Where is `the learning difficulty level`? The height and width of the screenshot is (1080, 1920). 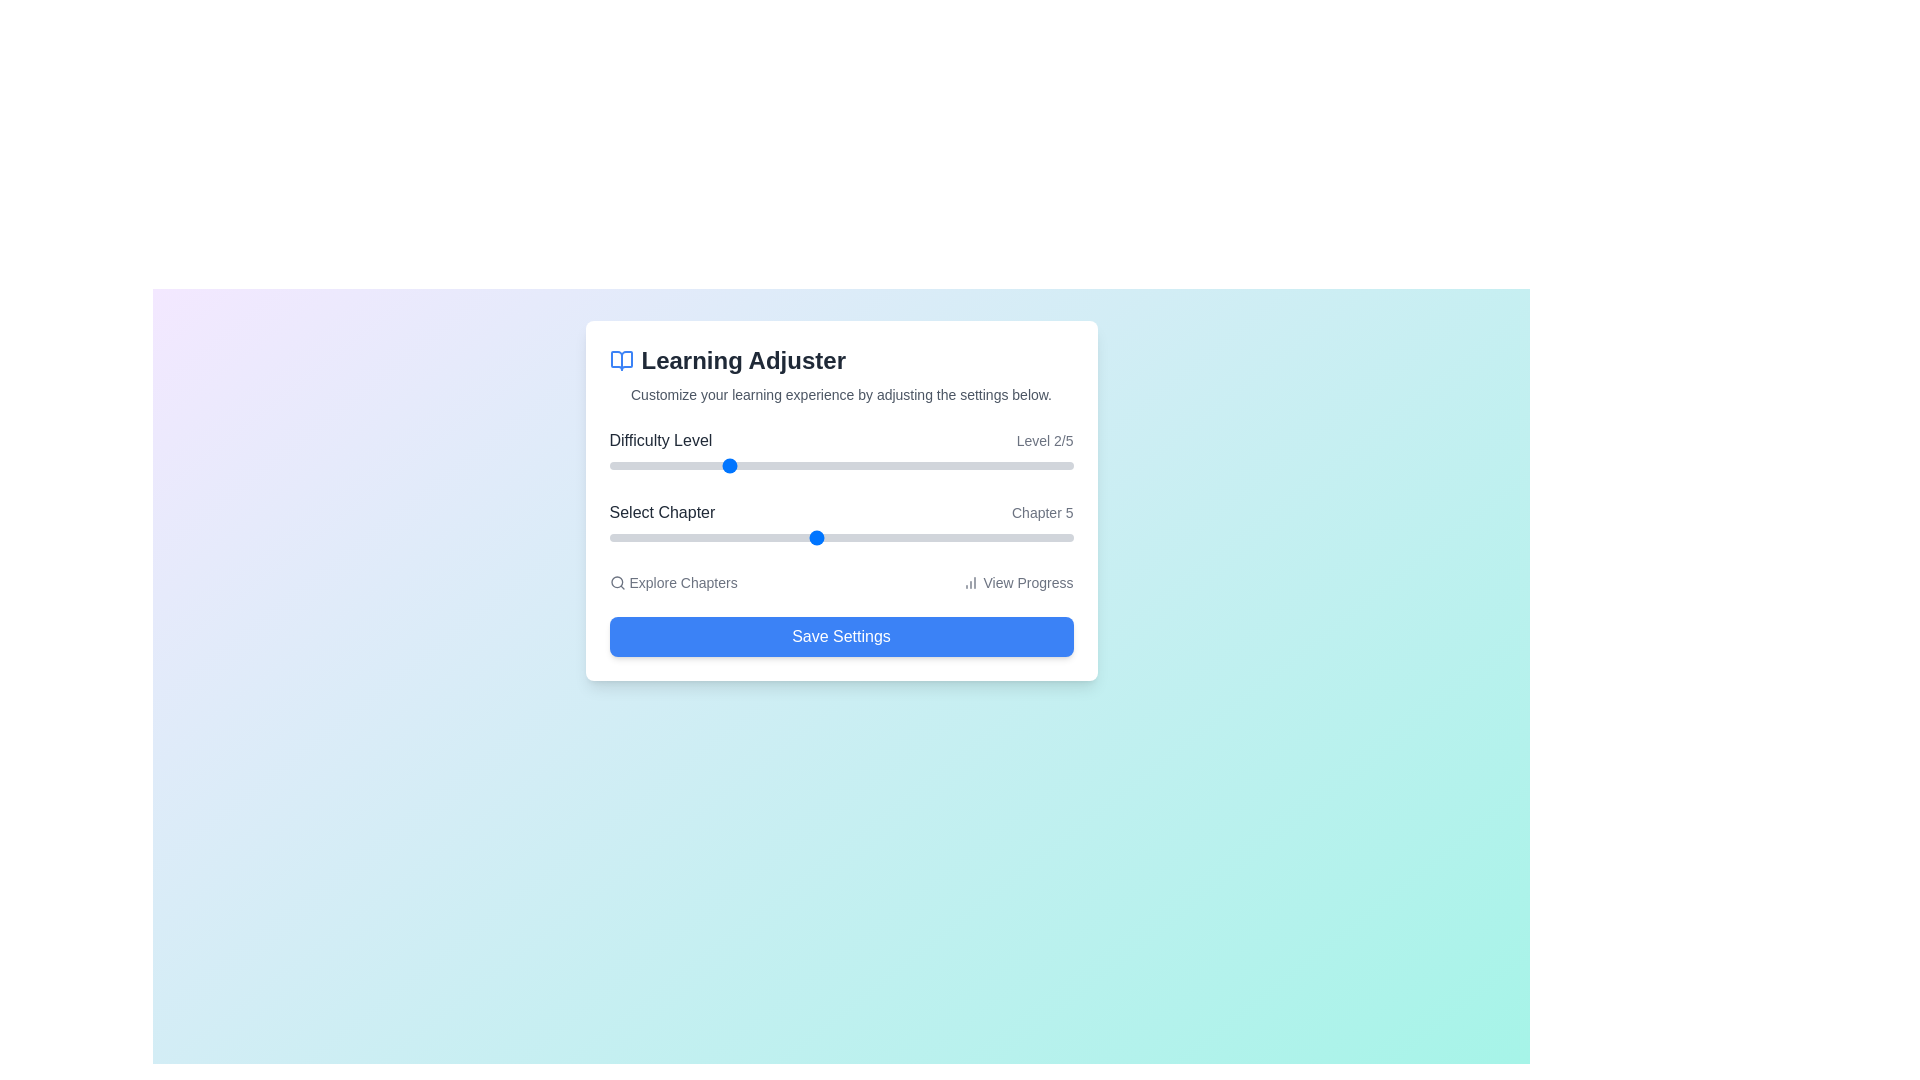
the learning difficulty level is located at coordinates (724, 466).